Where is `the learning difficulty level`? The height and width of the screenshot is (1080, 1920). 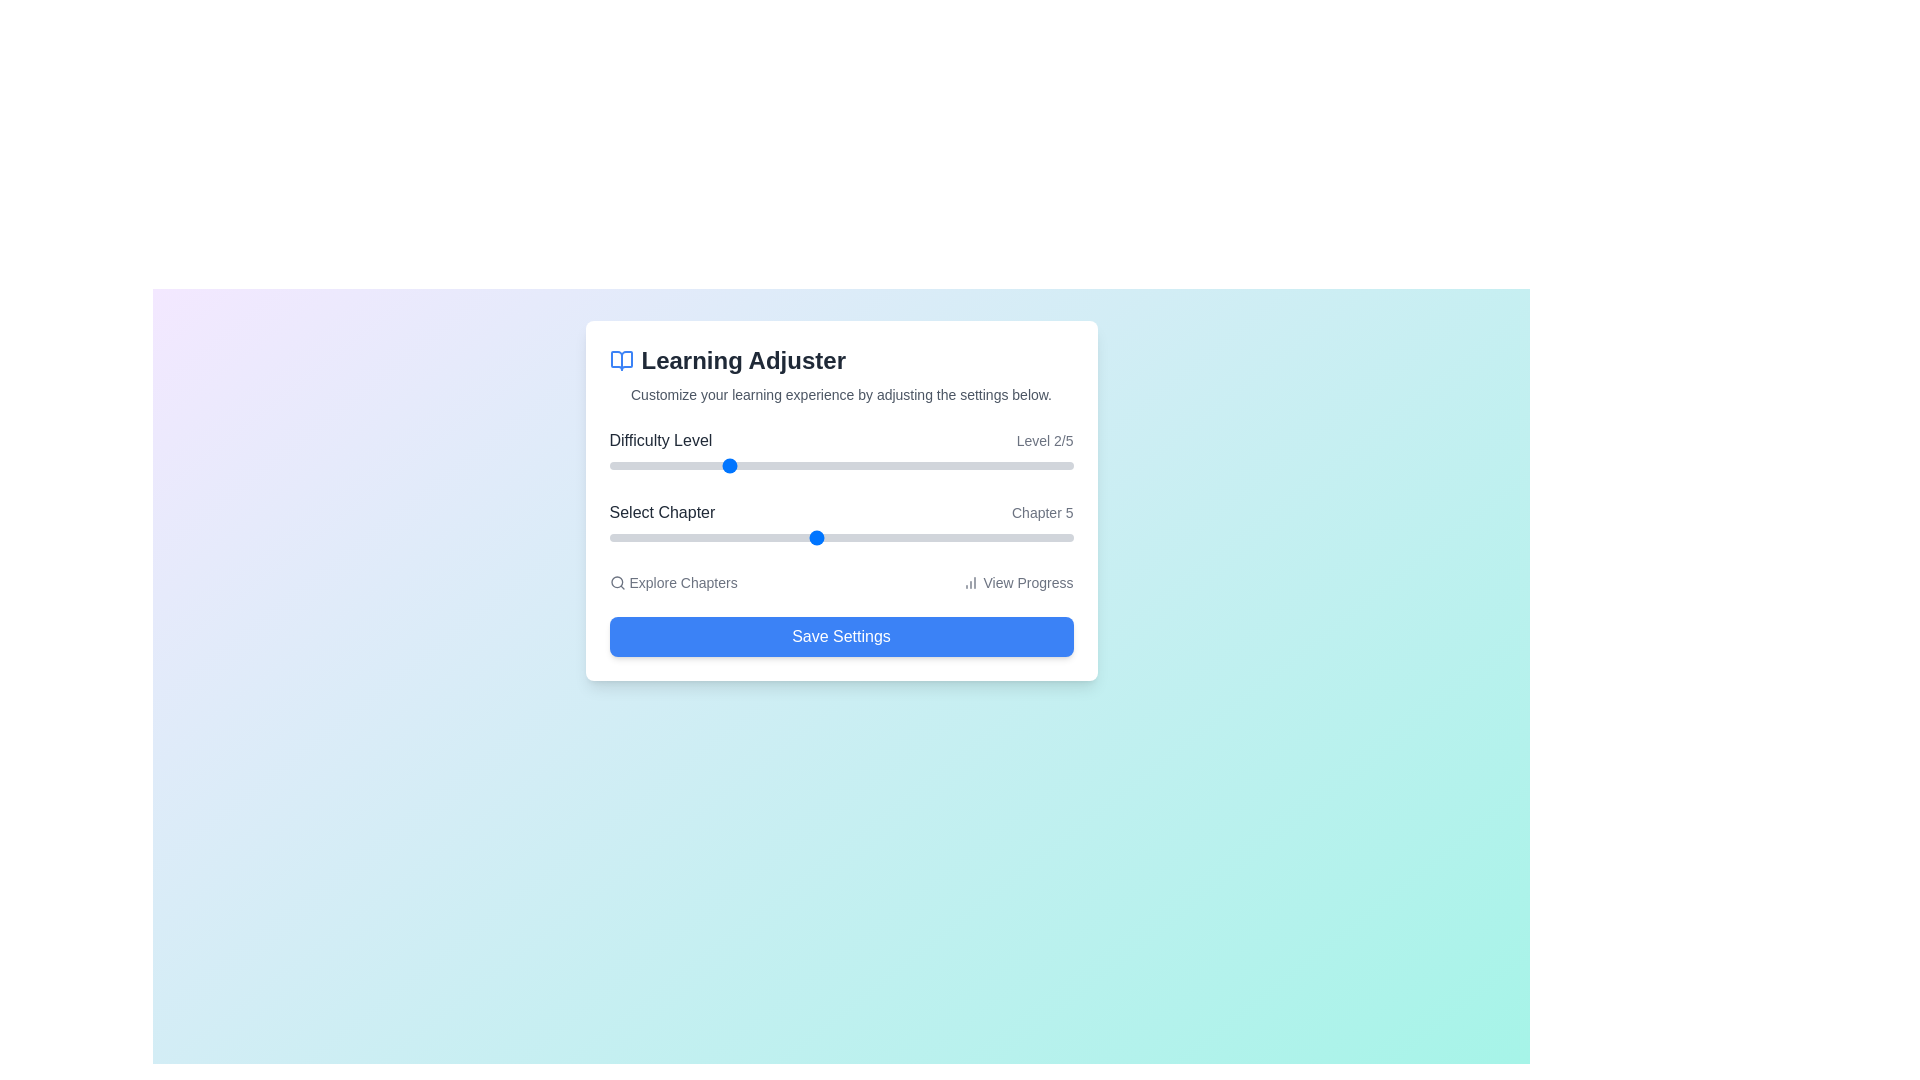
the learning difficulty level is located at coordinates (724, 466).